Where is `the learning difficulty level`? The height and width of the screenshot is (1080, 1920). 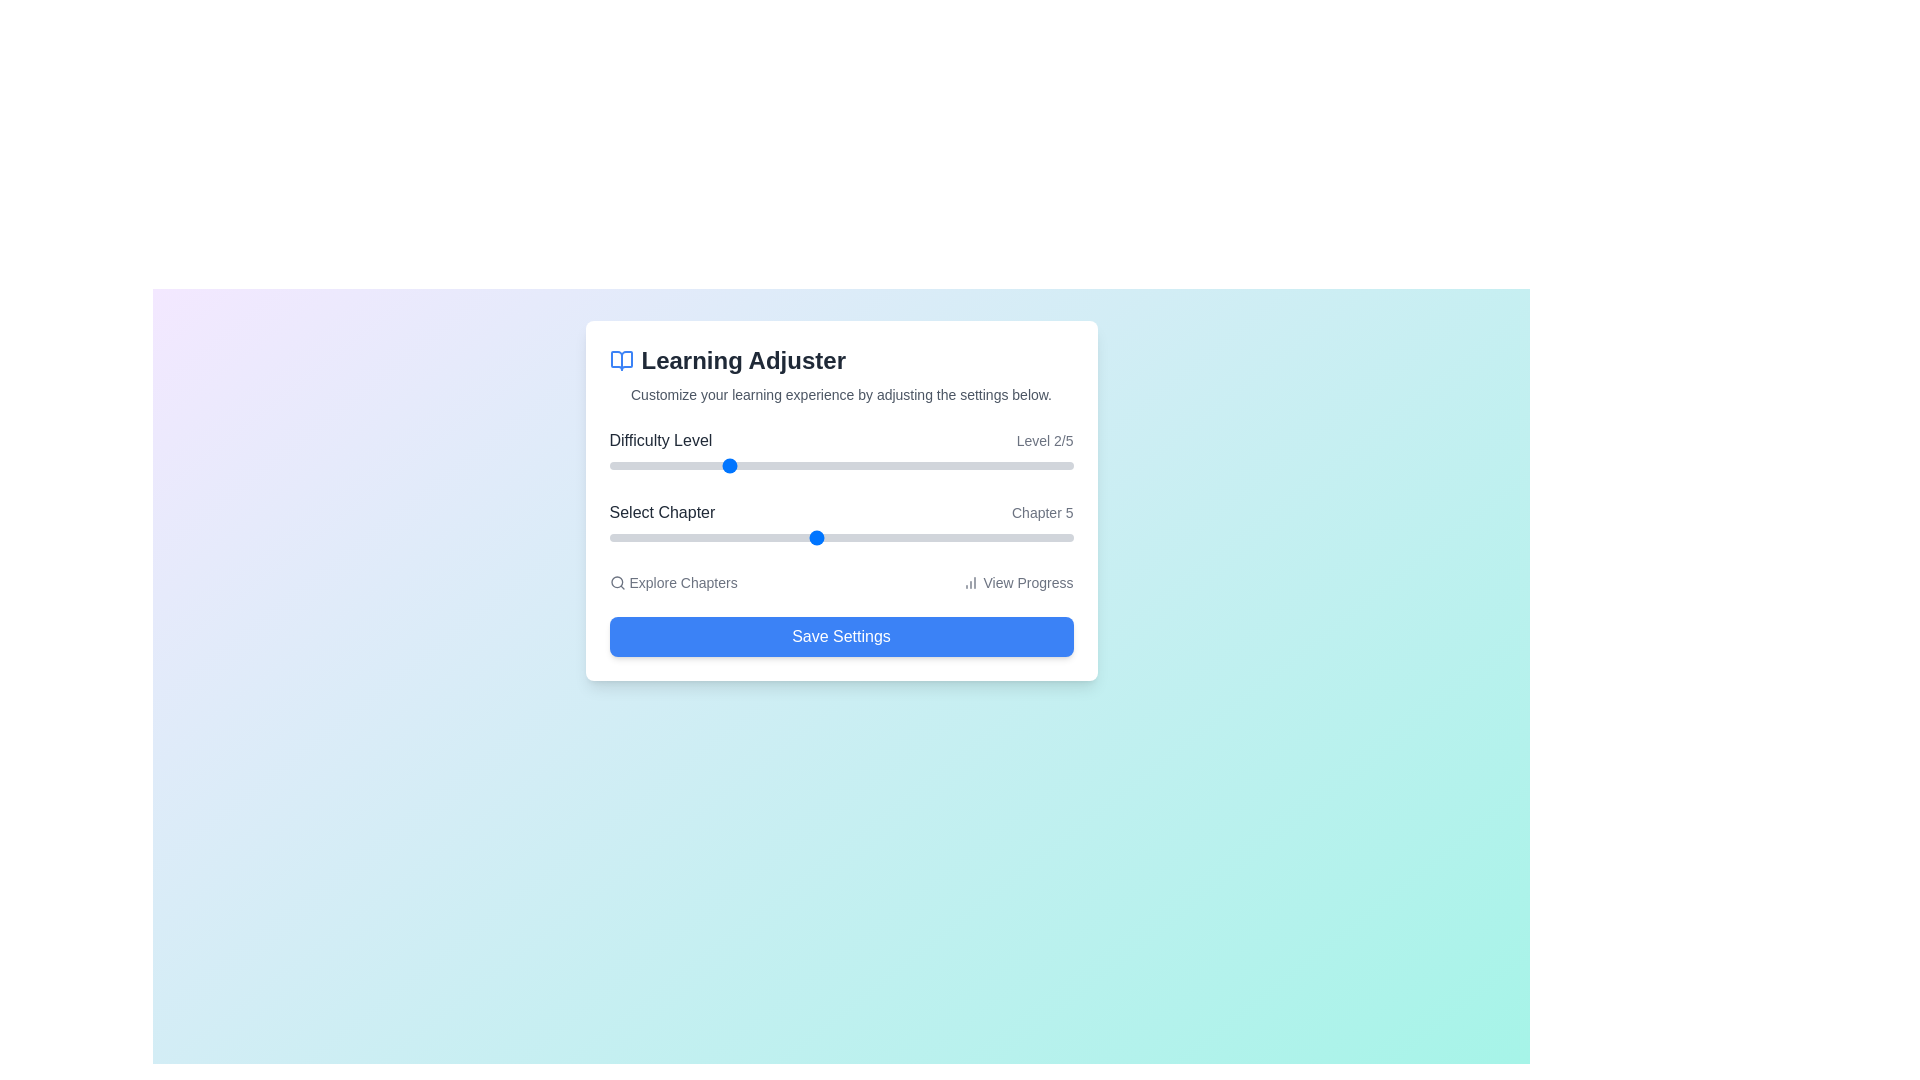
the learning difficulty level is located at coordinates (724, 466).